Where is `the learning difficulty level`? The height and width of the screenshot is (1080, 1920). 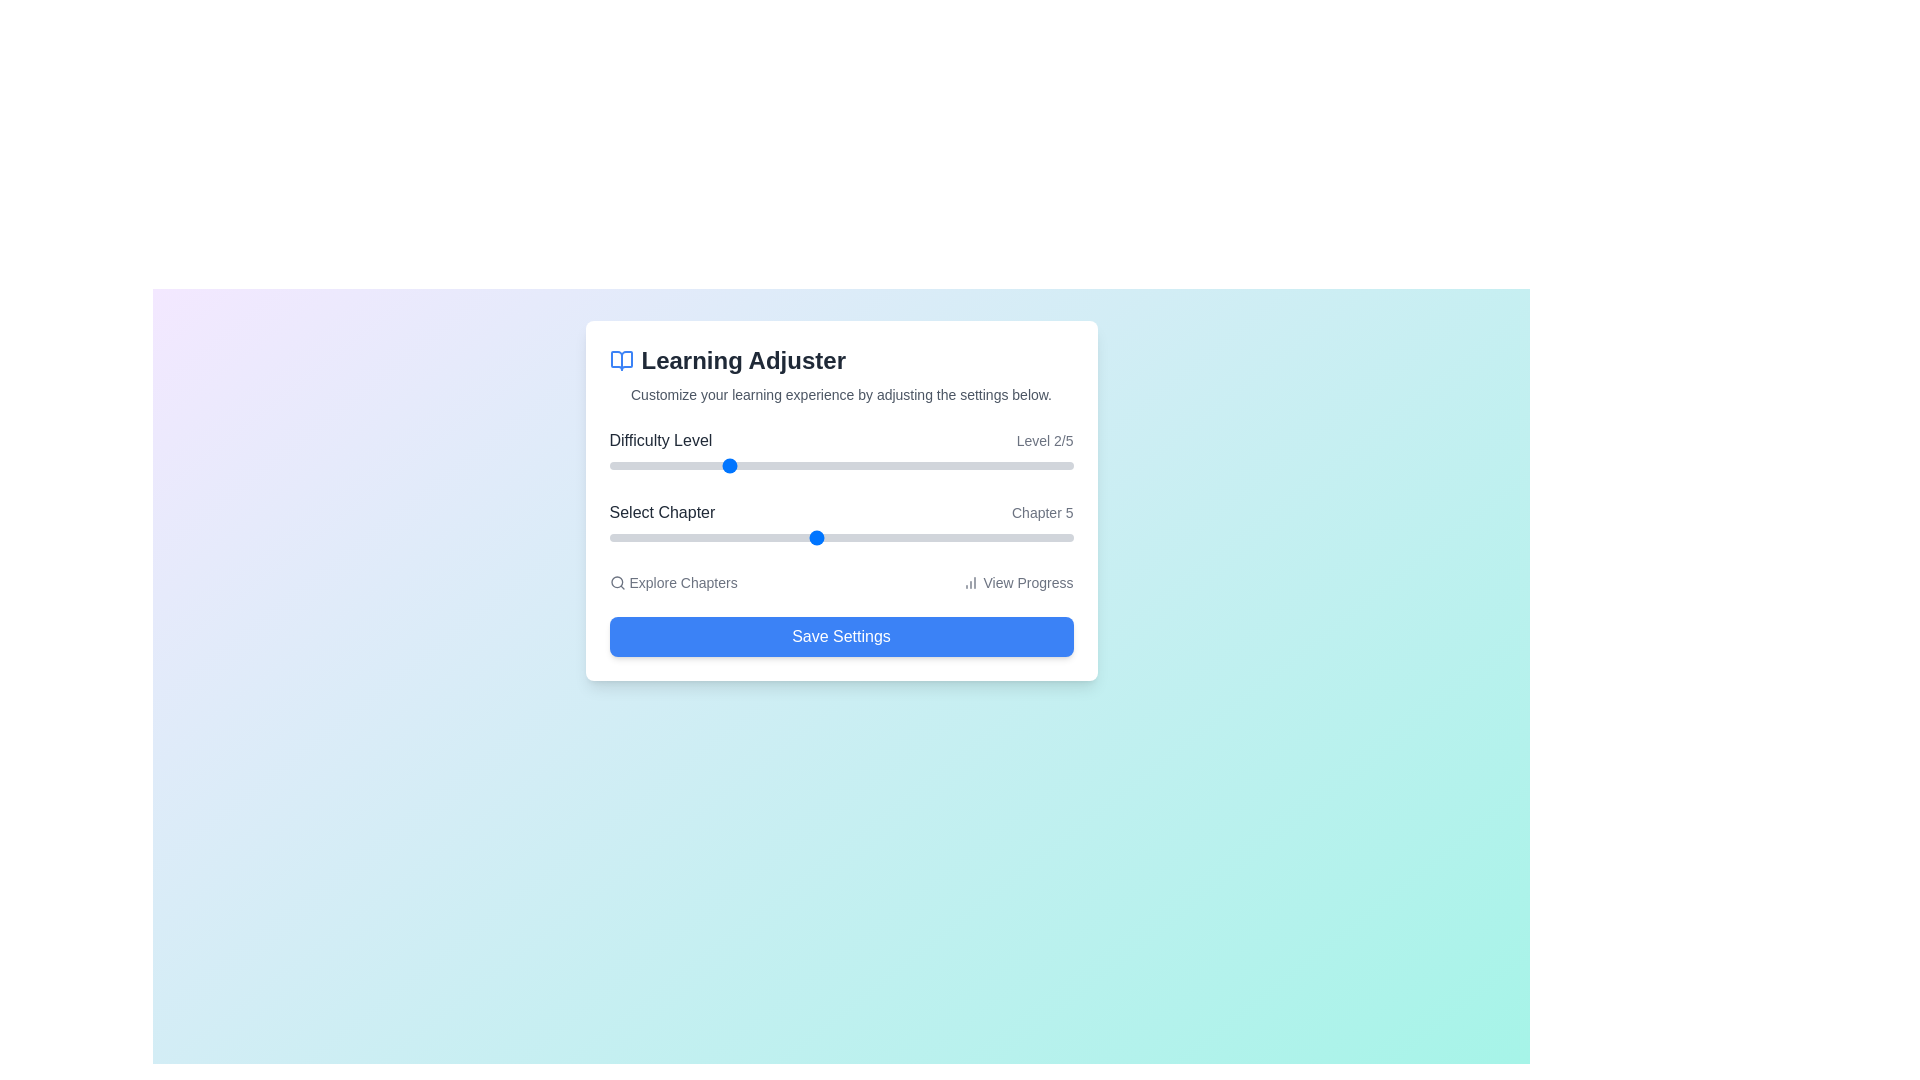
the learning difficulty level is located at coordinates (724, 466).